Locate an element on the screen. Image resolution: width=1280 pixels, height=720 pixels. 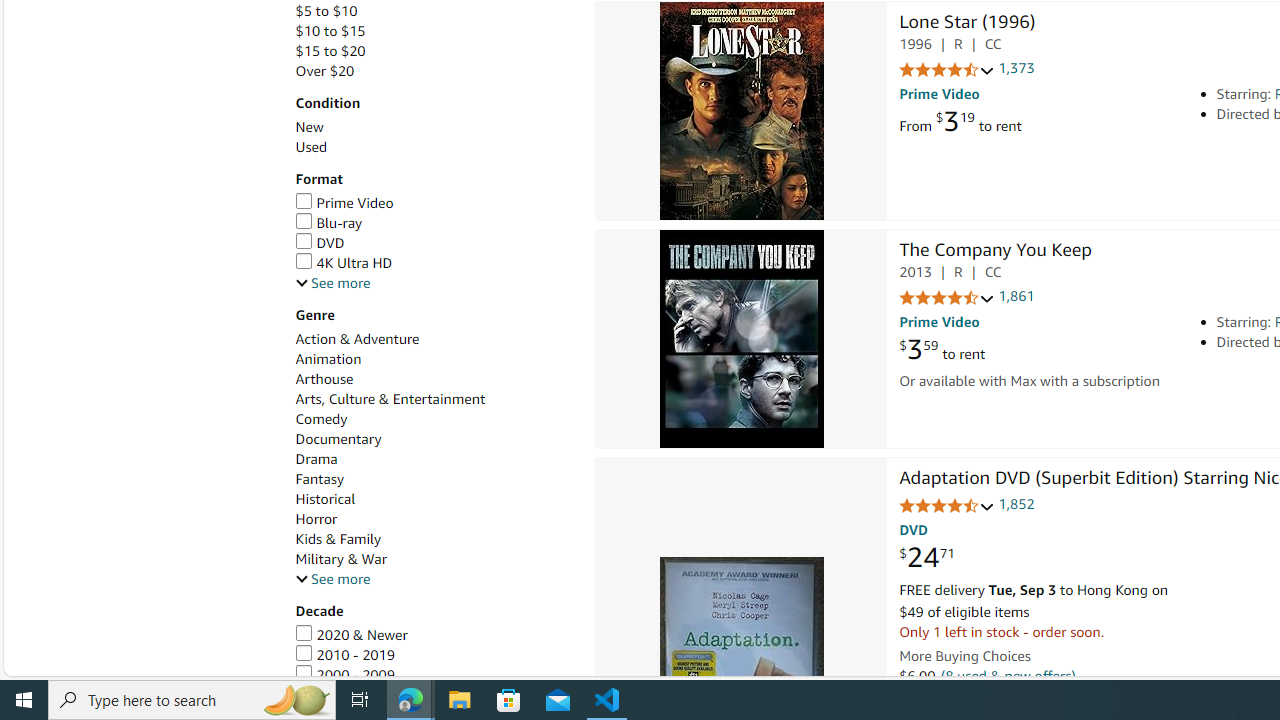
'Blu-ray' is located at coordinates (328, 223).